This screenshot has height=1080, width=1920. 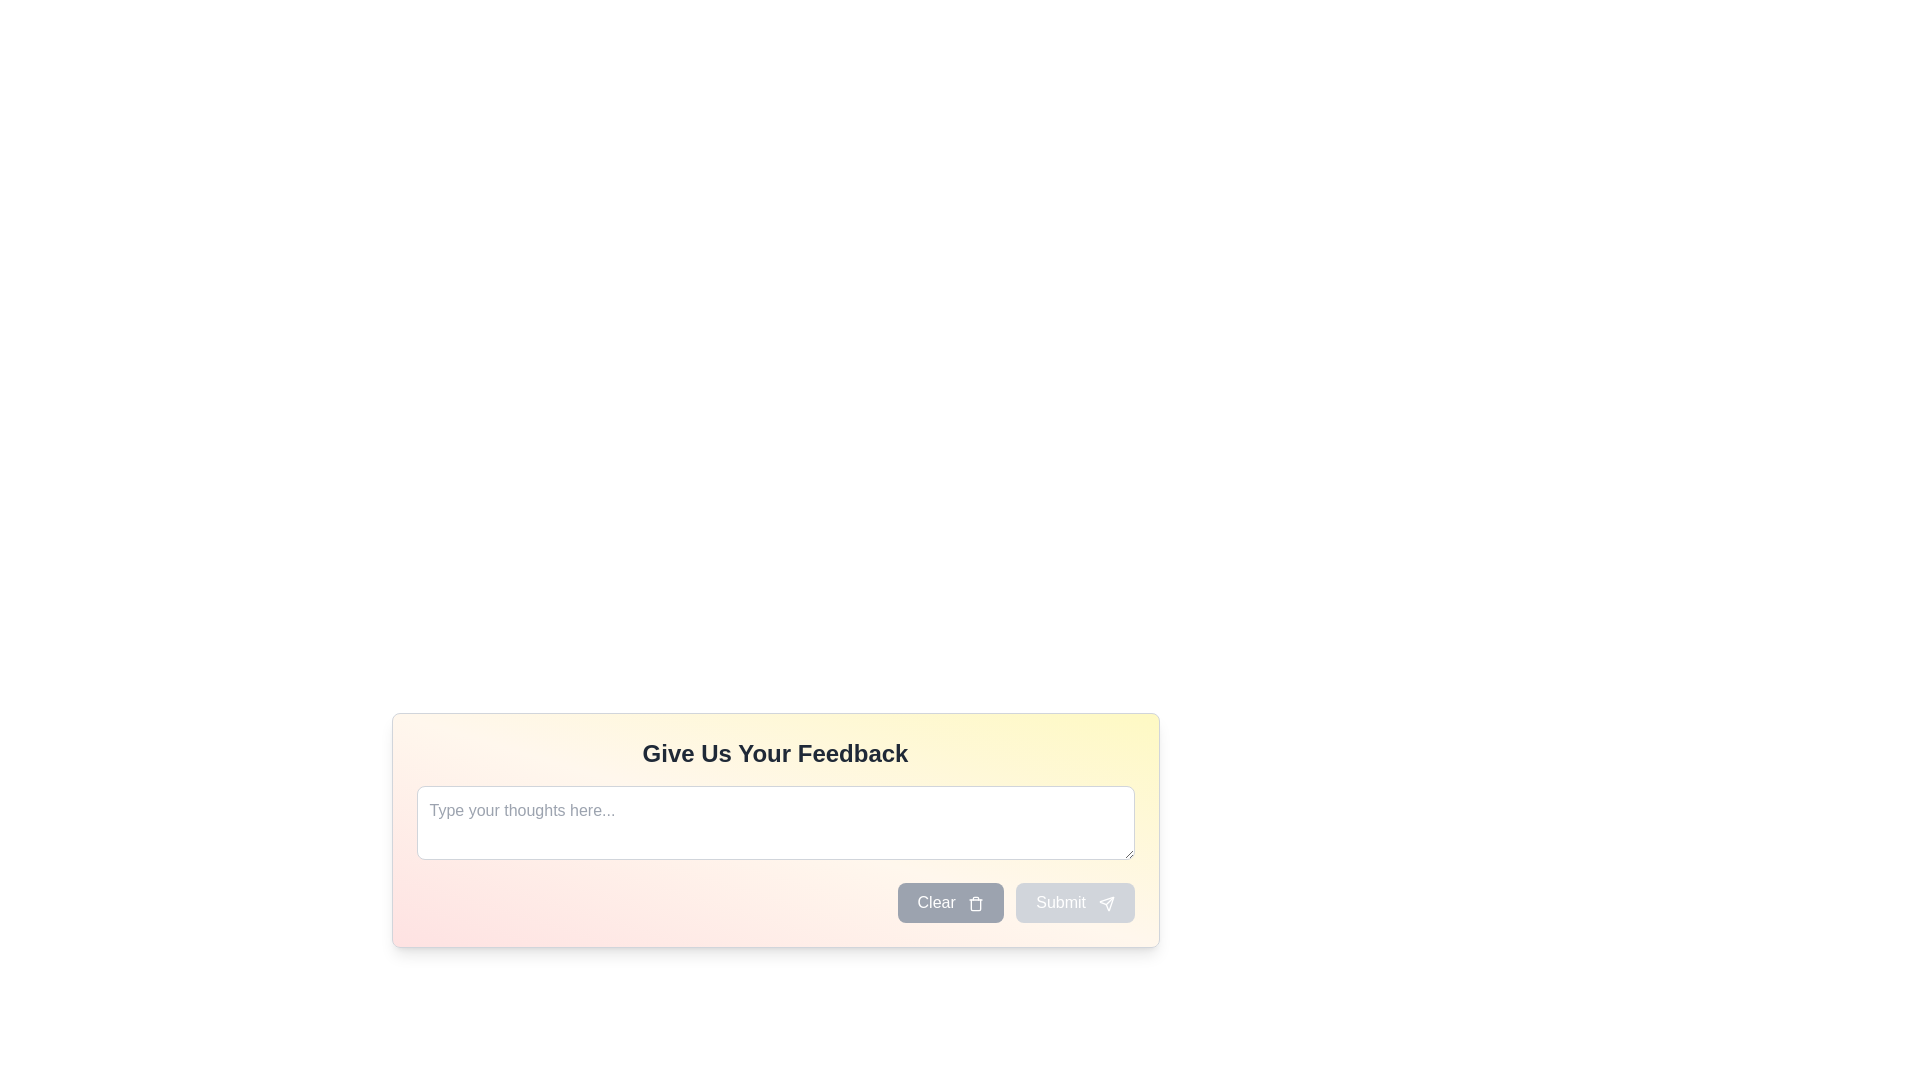 What do you see at coordinates (975, 902) in the screenshot?
I see `the trash can icon located on the 'Clear' button at the bottom left of the feedback form interface` at bounding box center [975, 902].